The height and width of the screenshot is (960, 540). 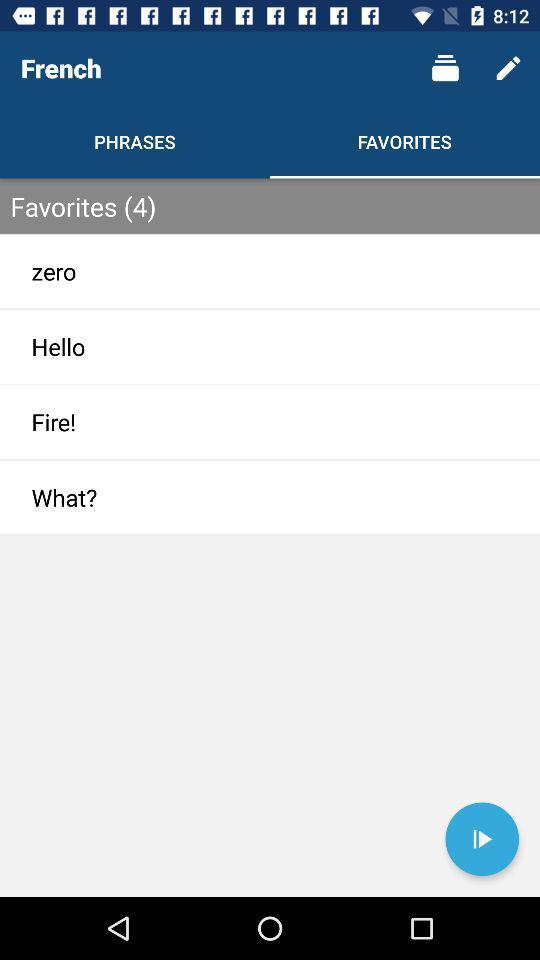 What do you see at coordinates (445, 68) in the screenshot?
I see `icon next to french item` at bounding box center [445, 68].